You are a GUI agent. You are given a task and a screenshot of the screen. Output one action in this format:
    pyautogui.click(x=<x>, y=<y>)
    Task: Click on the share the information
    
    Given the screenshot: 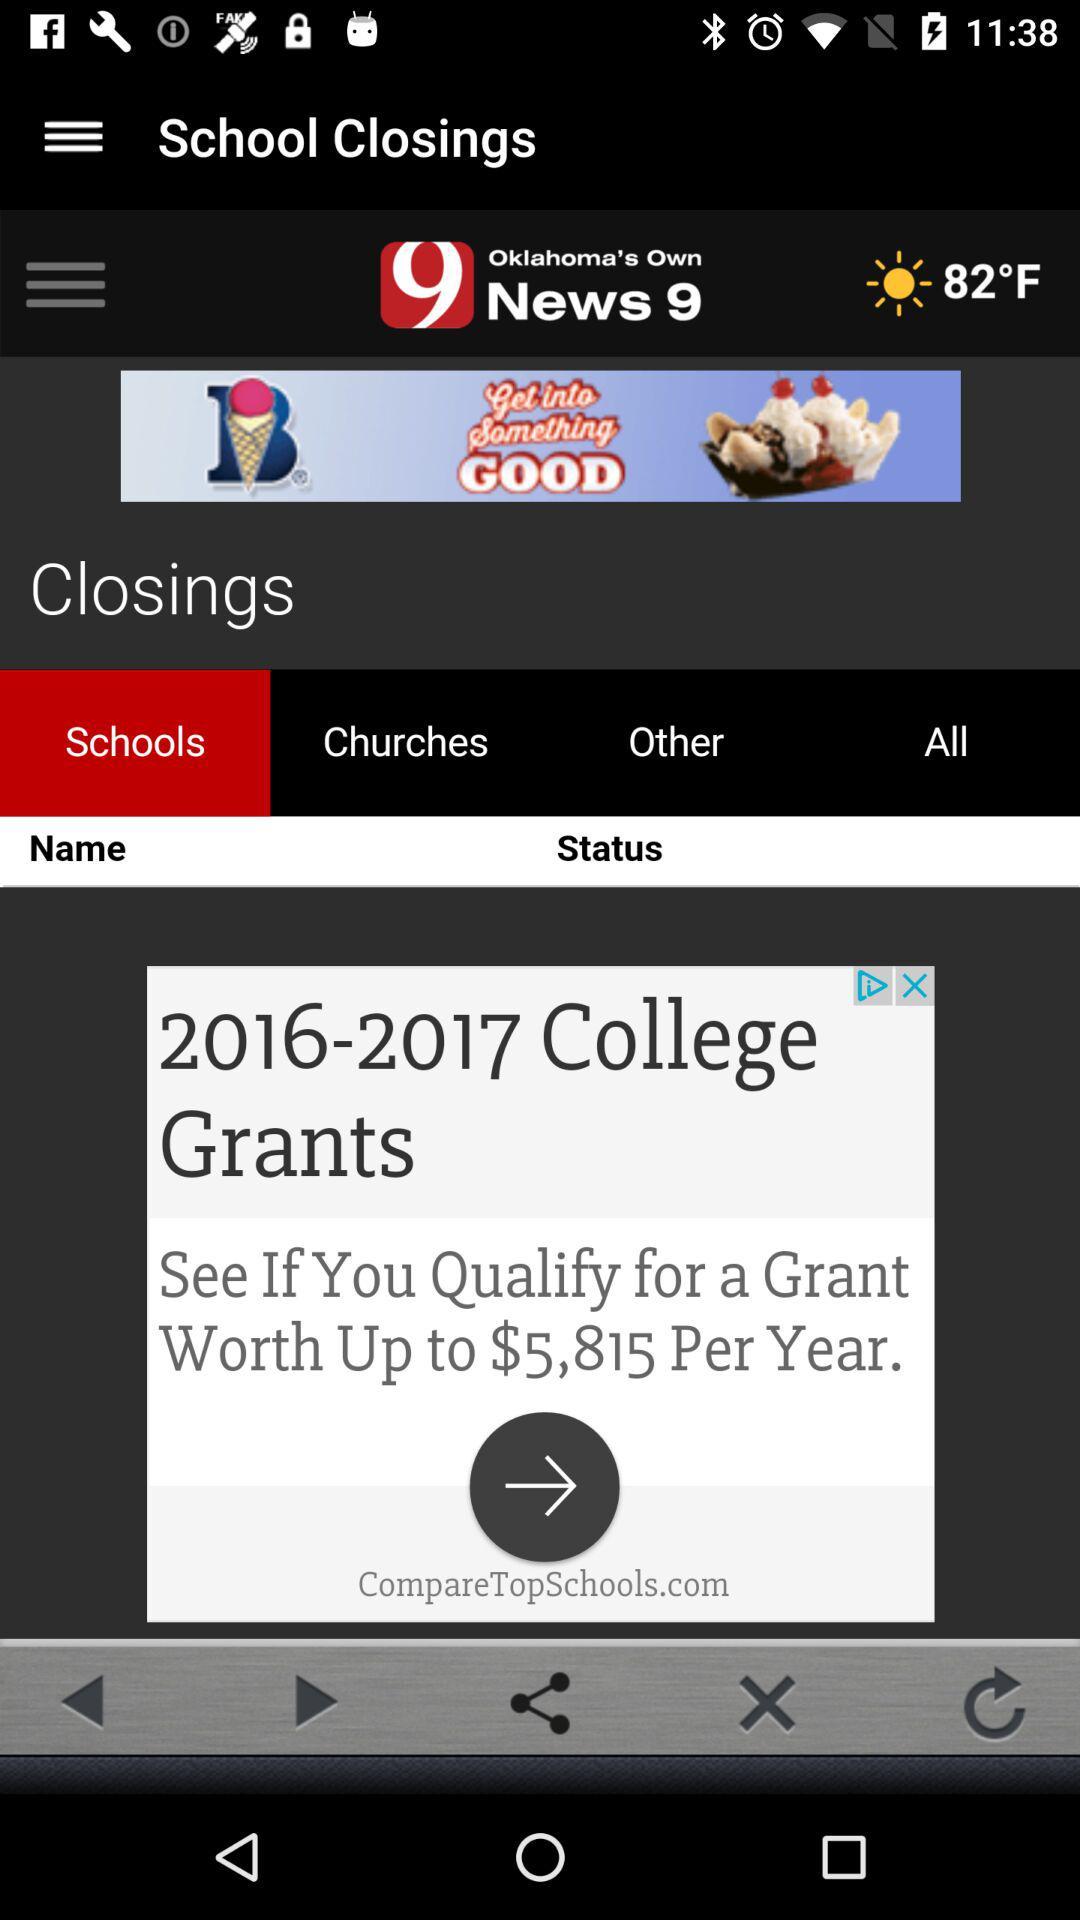 What is the action you would take?
    pyautogui.click(x=540, y=1702)
    